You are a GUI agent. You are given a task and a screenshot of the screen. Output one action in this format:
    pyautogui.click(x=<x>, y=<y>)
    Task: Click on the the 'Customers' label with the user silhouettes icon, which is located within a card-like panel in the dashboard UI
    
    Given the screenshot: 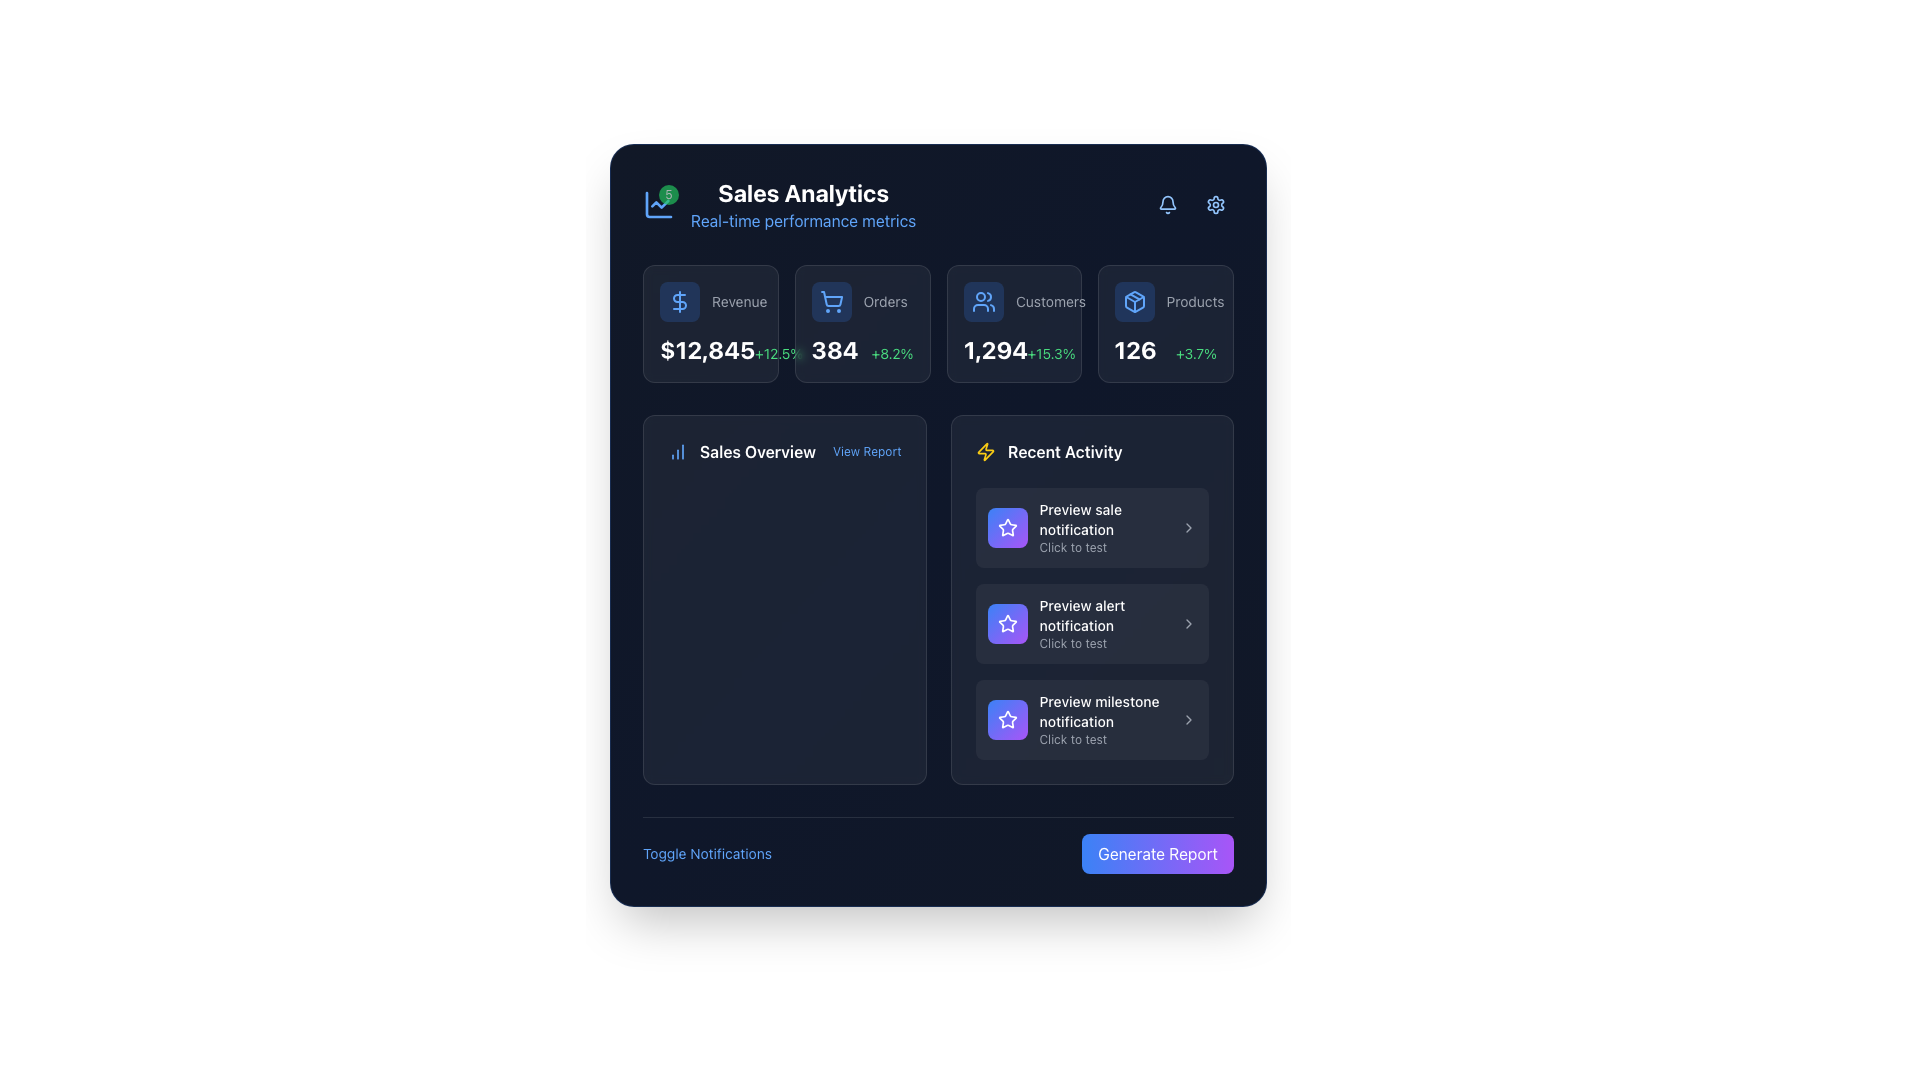 What is the action you would take?
    pyautogui.click(x=1014, y=301)
    